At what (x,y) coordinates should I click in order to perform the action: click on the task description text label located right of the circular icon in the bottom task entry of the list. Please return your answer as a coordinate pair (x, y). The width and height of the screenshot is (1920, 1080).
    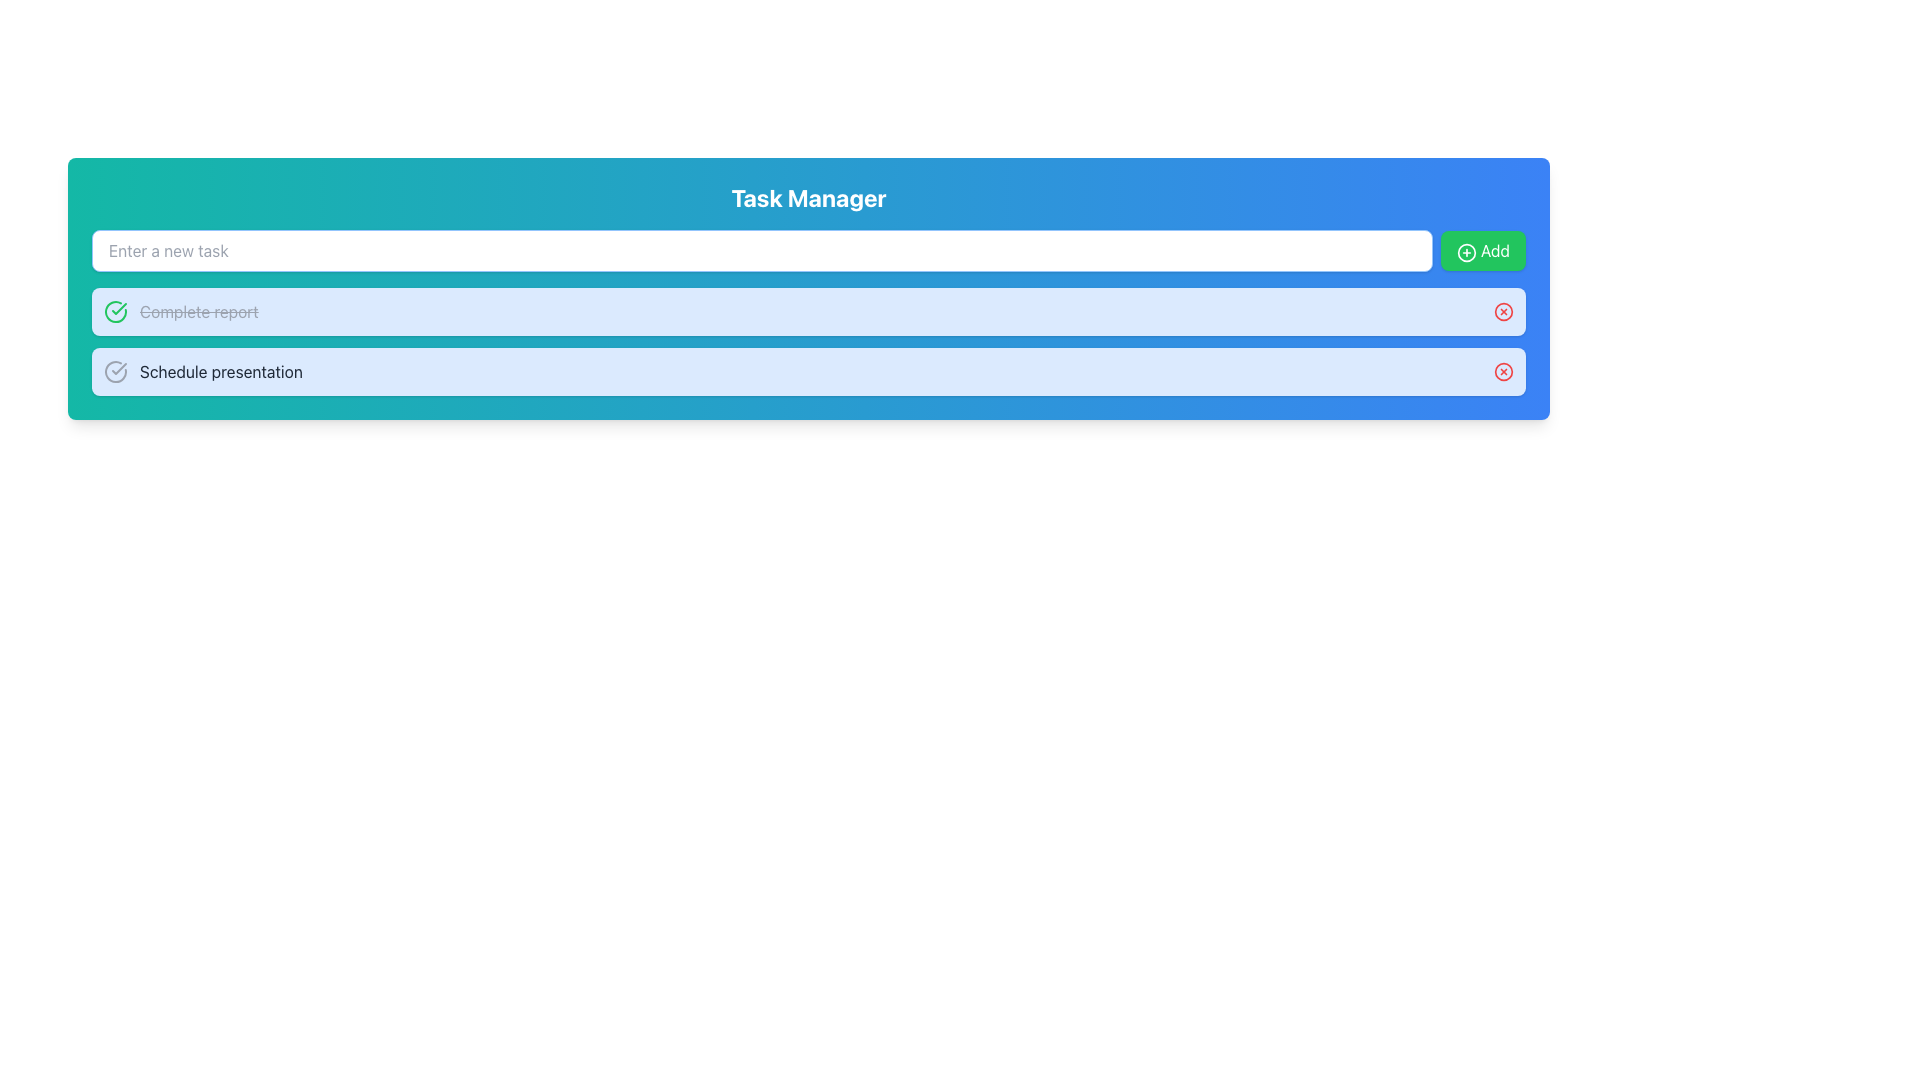
    Looking at the image, I should click on (221, 371).